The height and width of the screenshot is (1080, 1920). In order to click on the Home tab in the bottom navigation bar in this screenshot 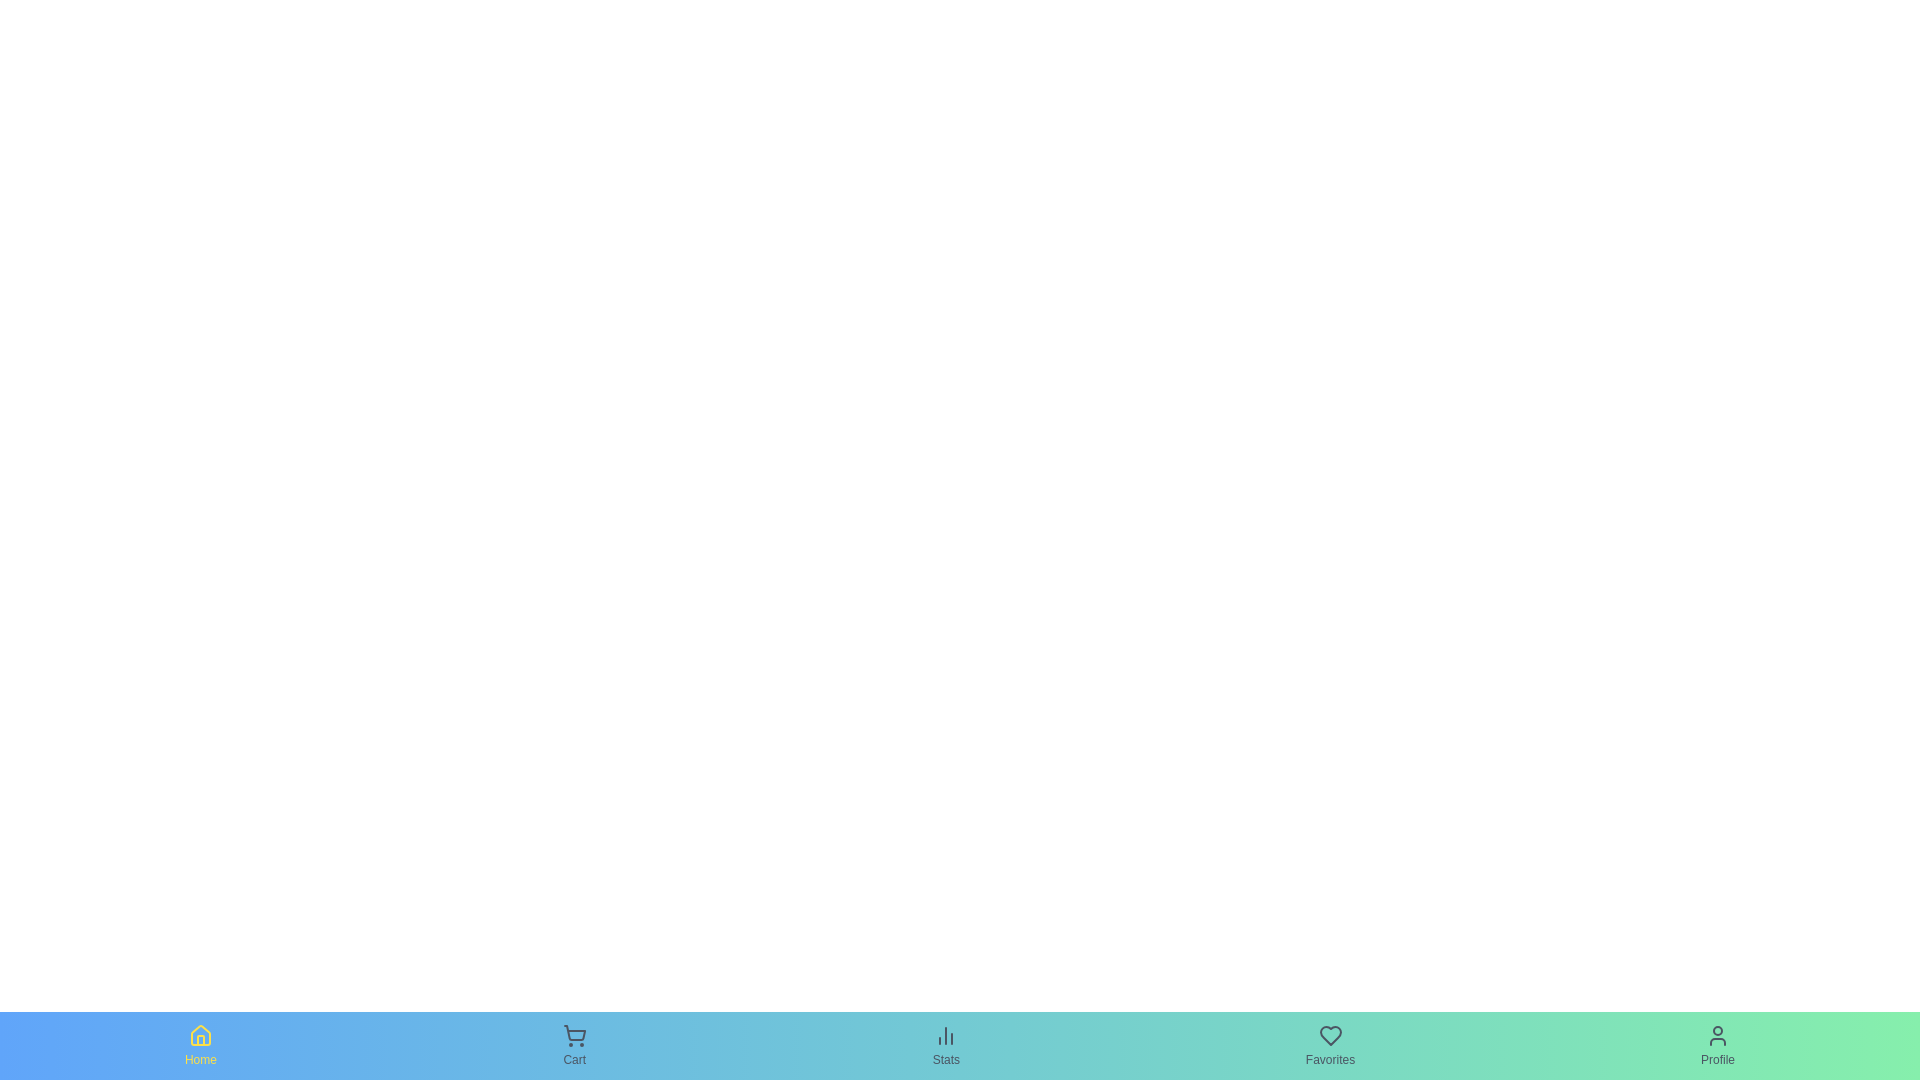, I will do `click(201, 1044)`.